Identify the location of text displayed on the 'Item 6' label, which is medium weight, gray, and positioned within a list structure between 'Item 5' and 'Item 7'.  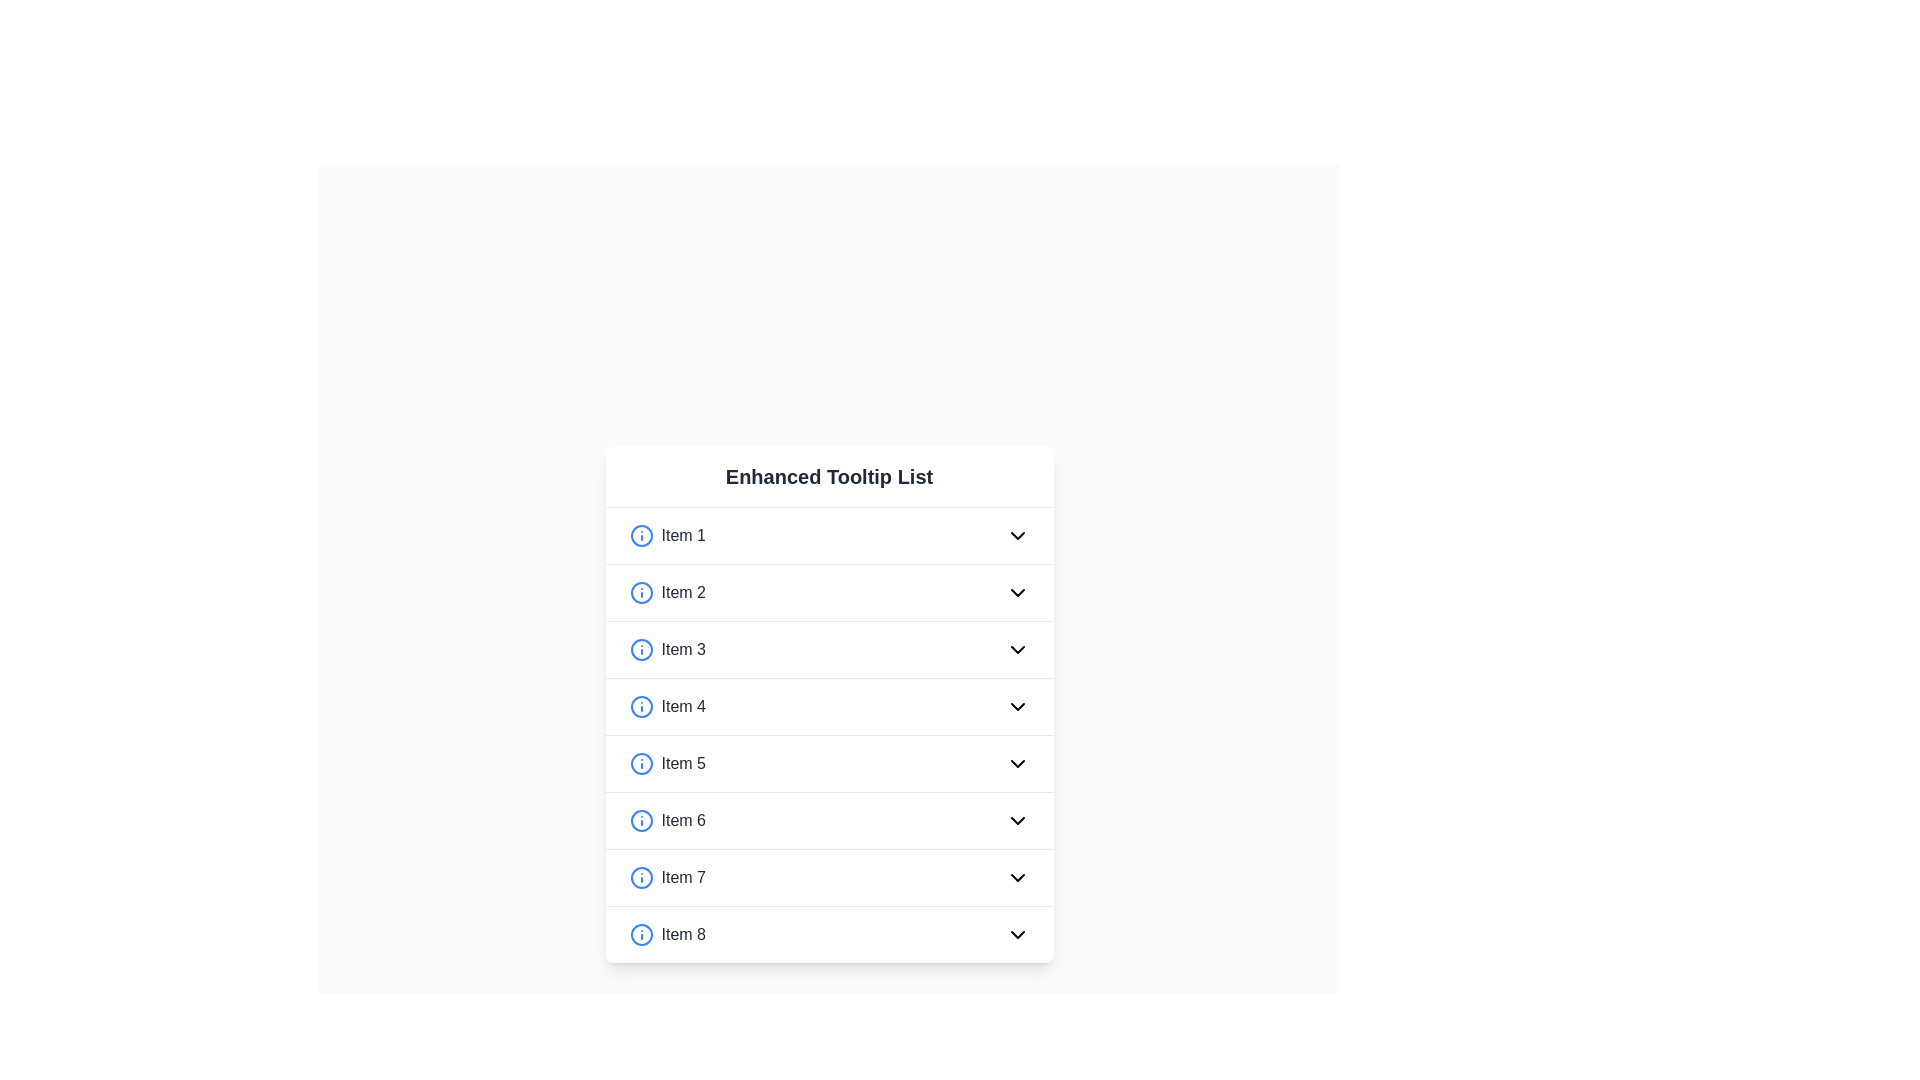
(683, 821).